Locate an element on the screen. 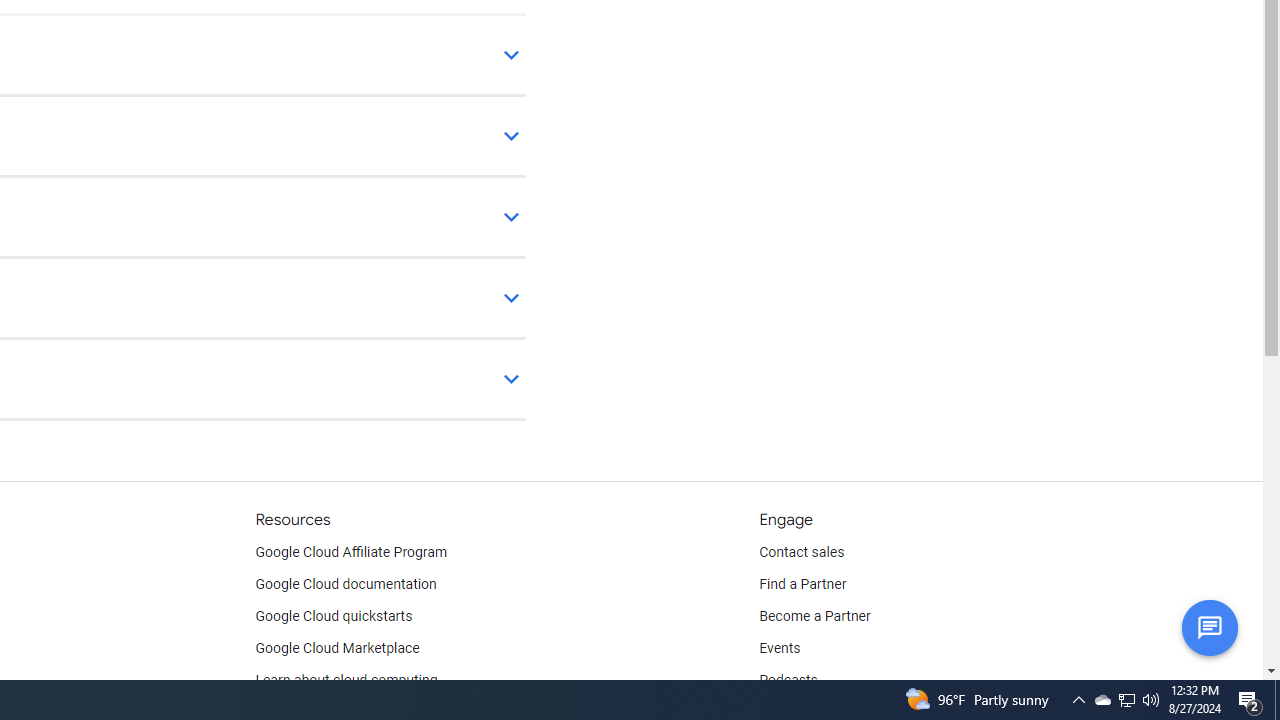  'Button to activate chat' is located at coordinates (1208, 626).